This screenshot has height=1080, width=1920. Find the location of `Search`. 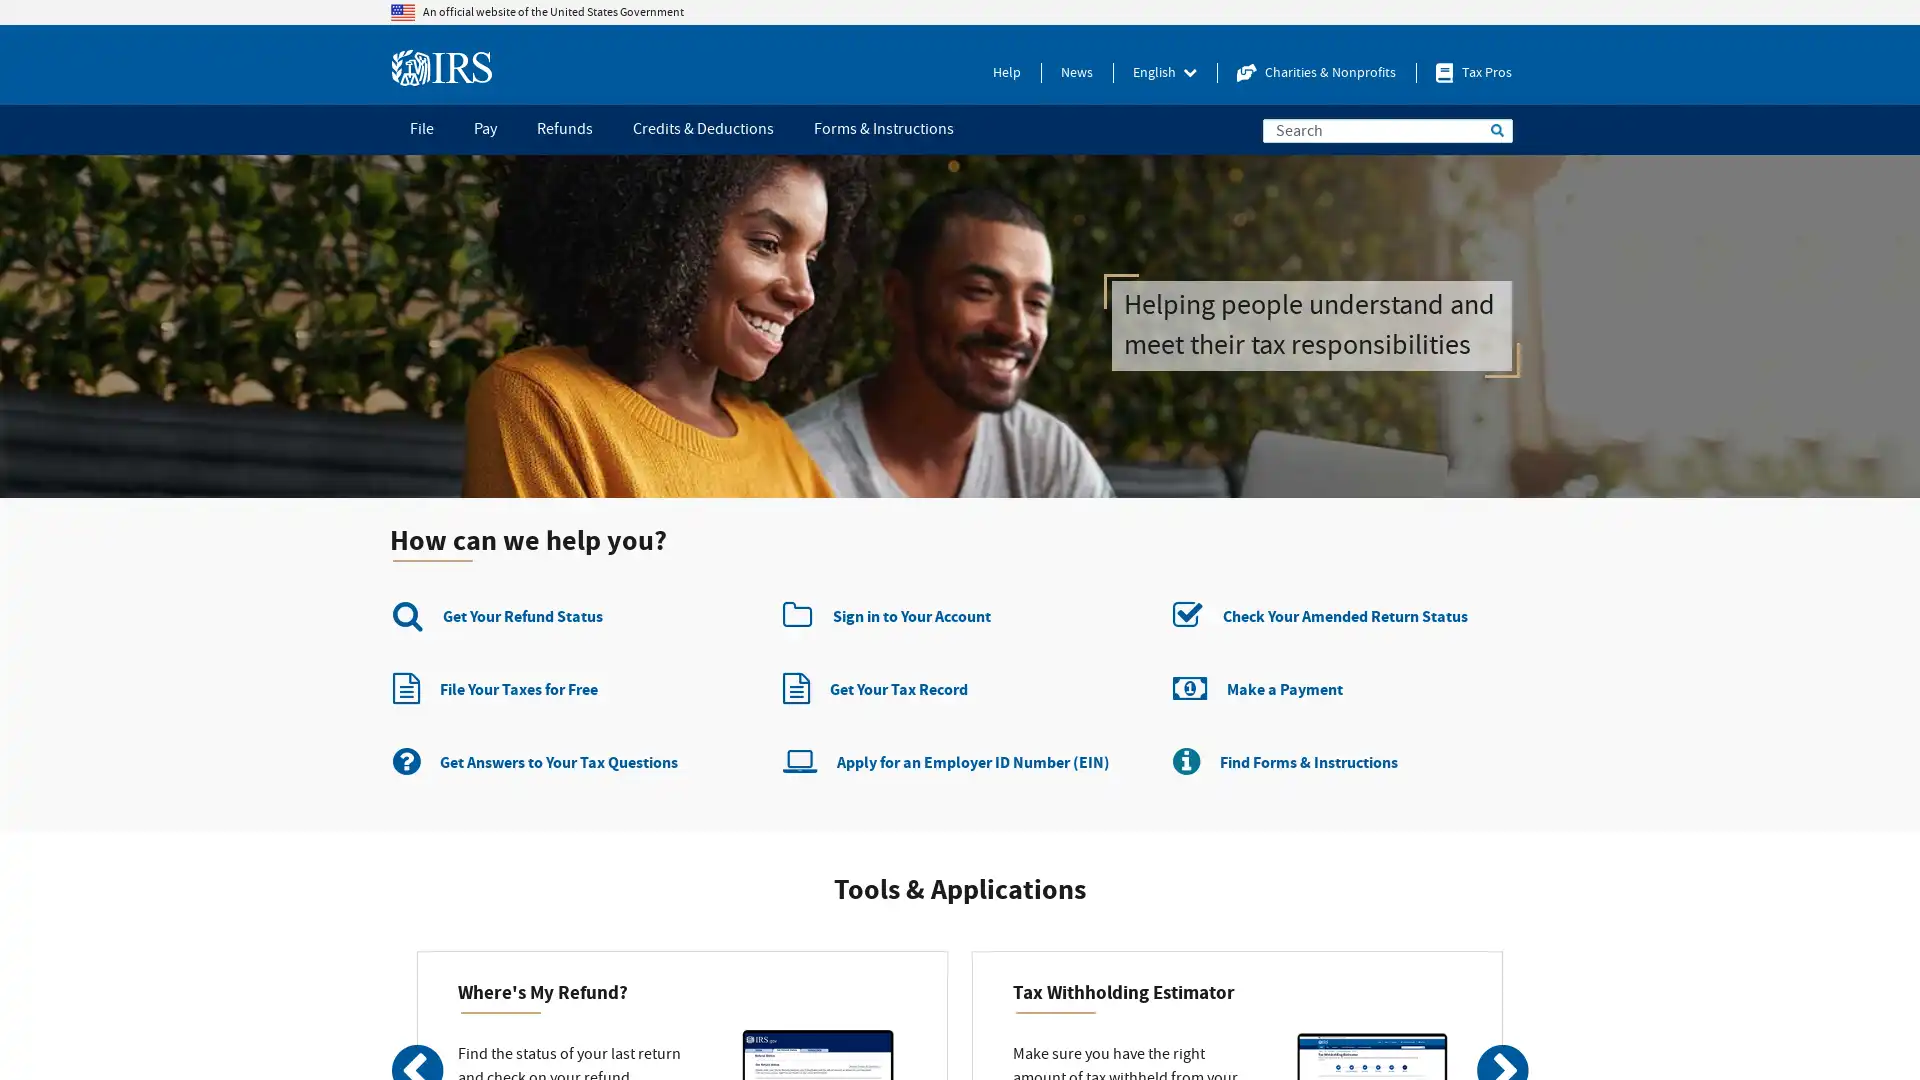

Search is located at coordinates (1497, 130).